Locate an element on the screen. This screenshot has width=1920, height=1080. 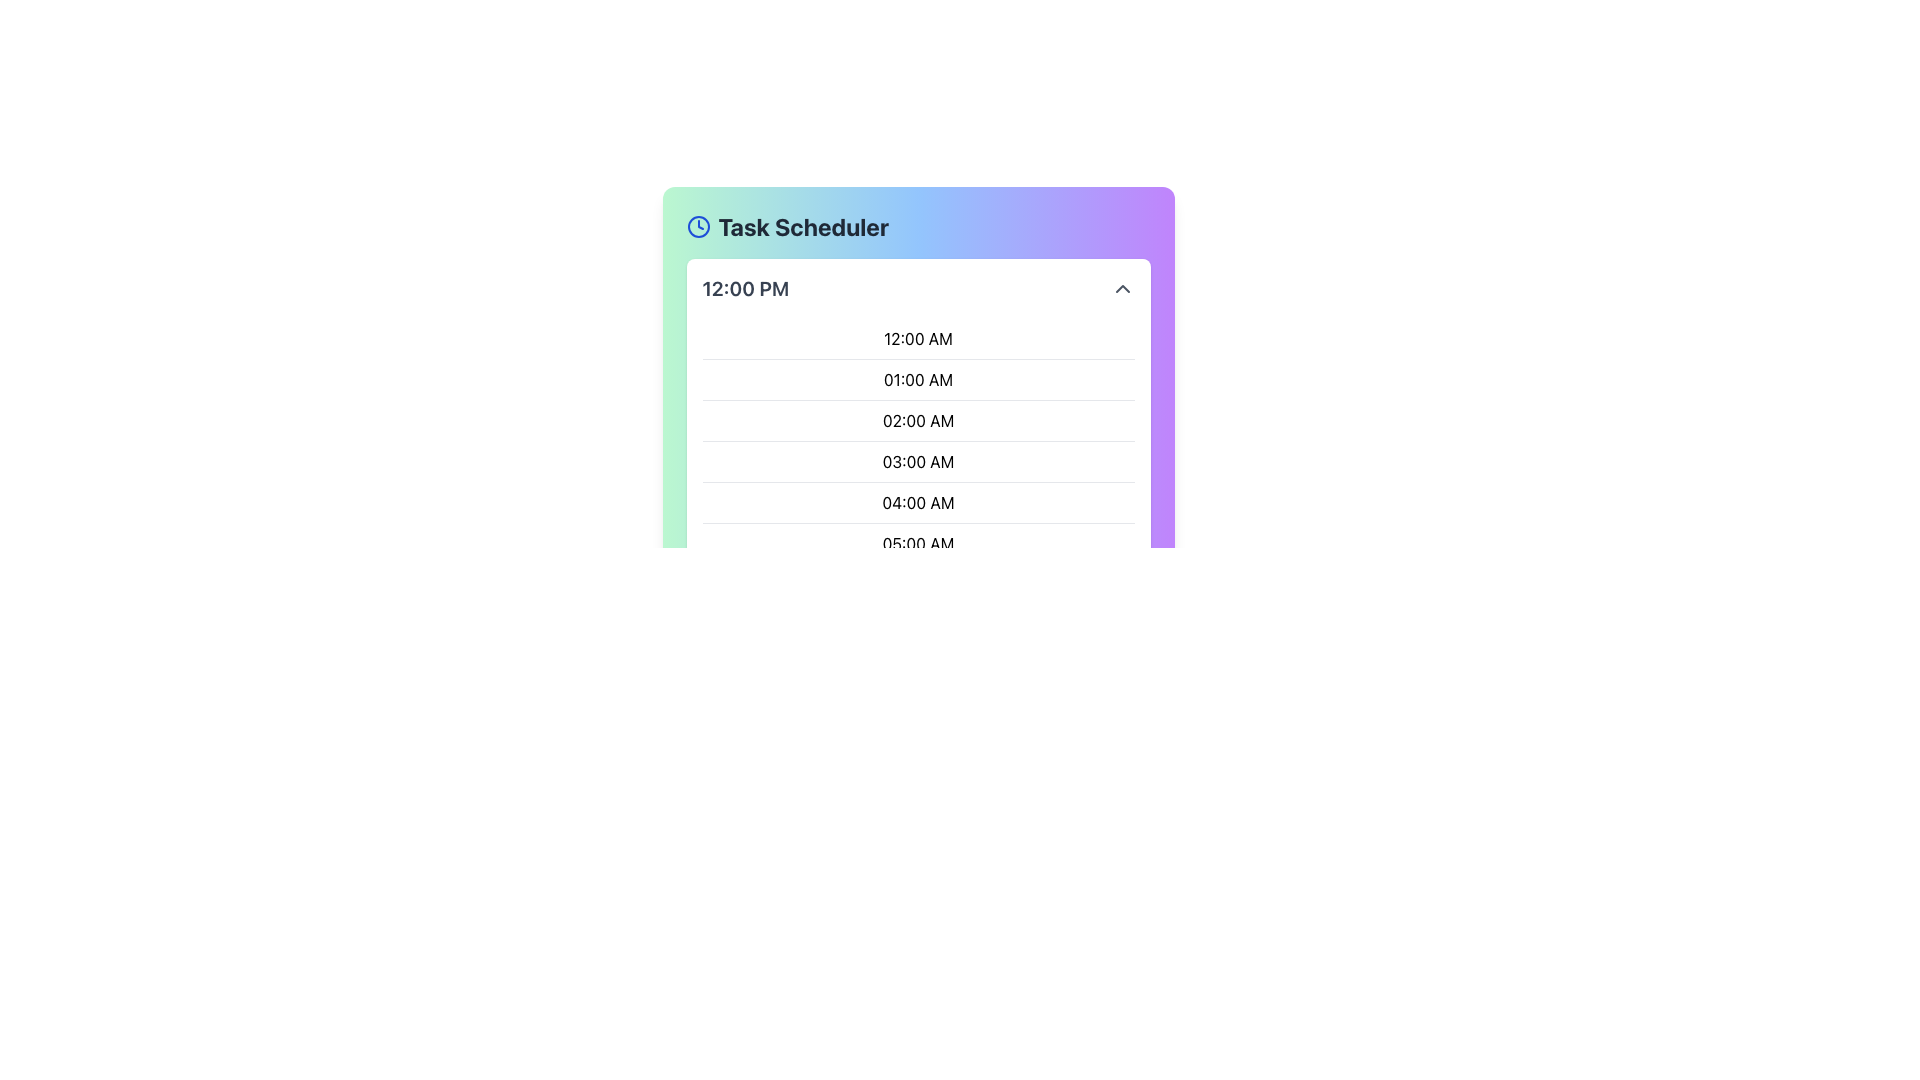
the 'Task Scheduler' icon located at the leftmost side of the header area, which visually represents time or scheduling is located at coordinates (698, 226).